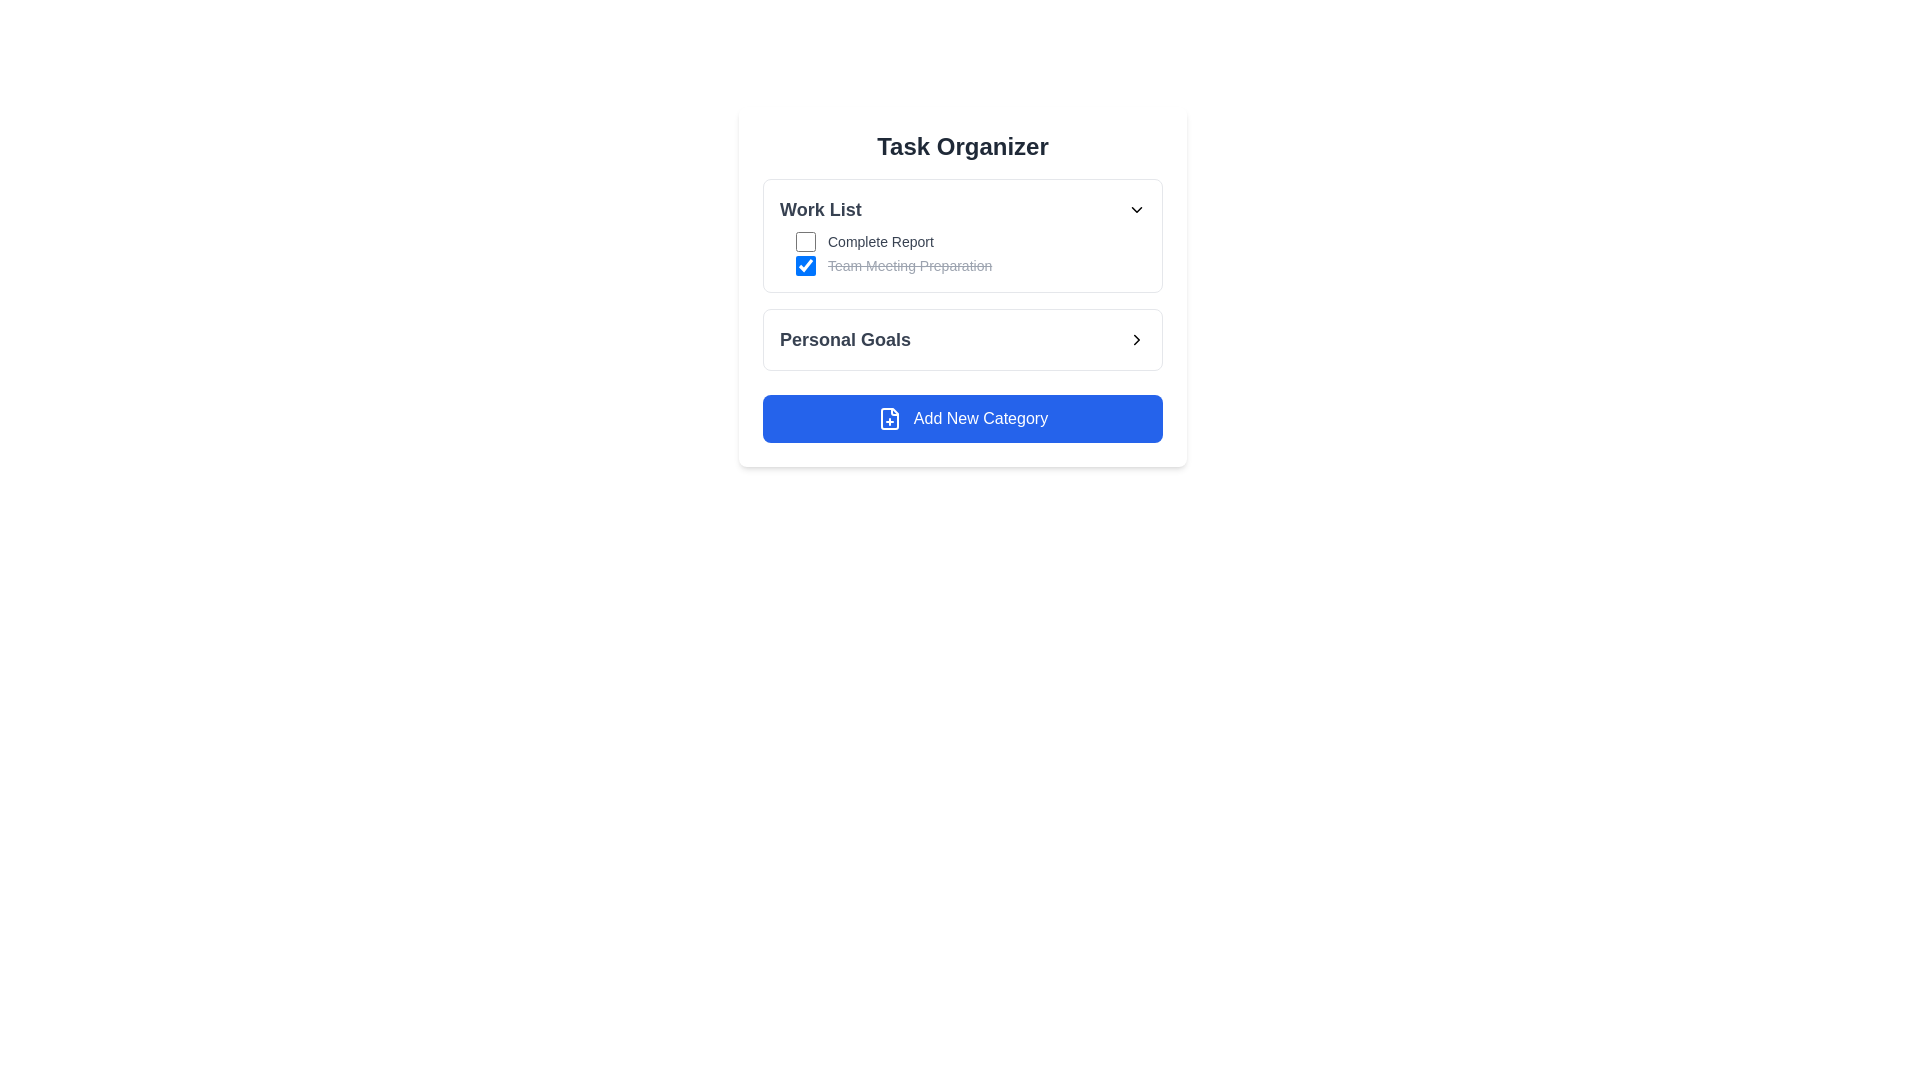 This screenshot has width=1920, height=1080. I want to click on the small right-pointing chevron icon located at the right end of the 'Personal Goals' section, so click(1137, 338).